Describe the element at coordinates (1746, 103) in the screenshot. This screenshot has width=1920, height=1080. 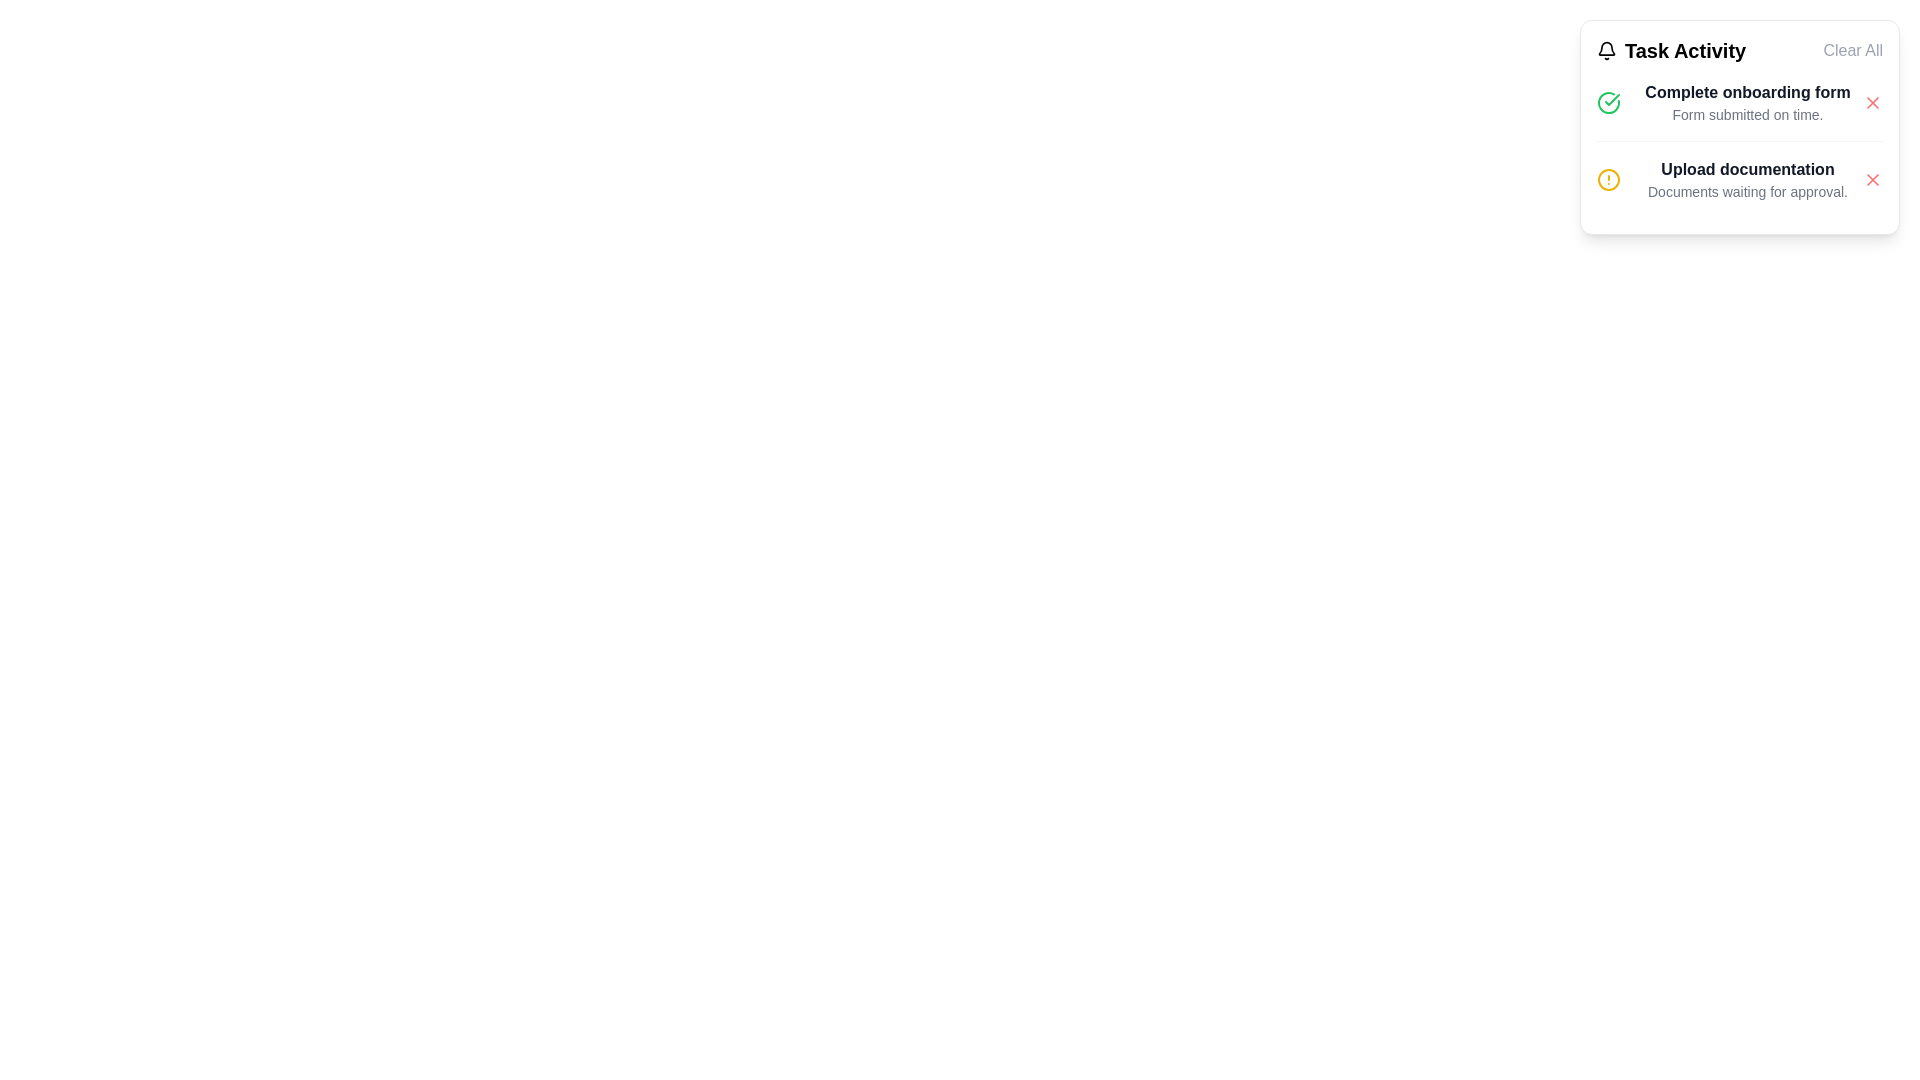
I see `text from the top item in the 'Task Activity' card, which contains the bold text 'Complete onboarding form.' and the subtitle 'Form submitted on time.'` at that location.